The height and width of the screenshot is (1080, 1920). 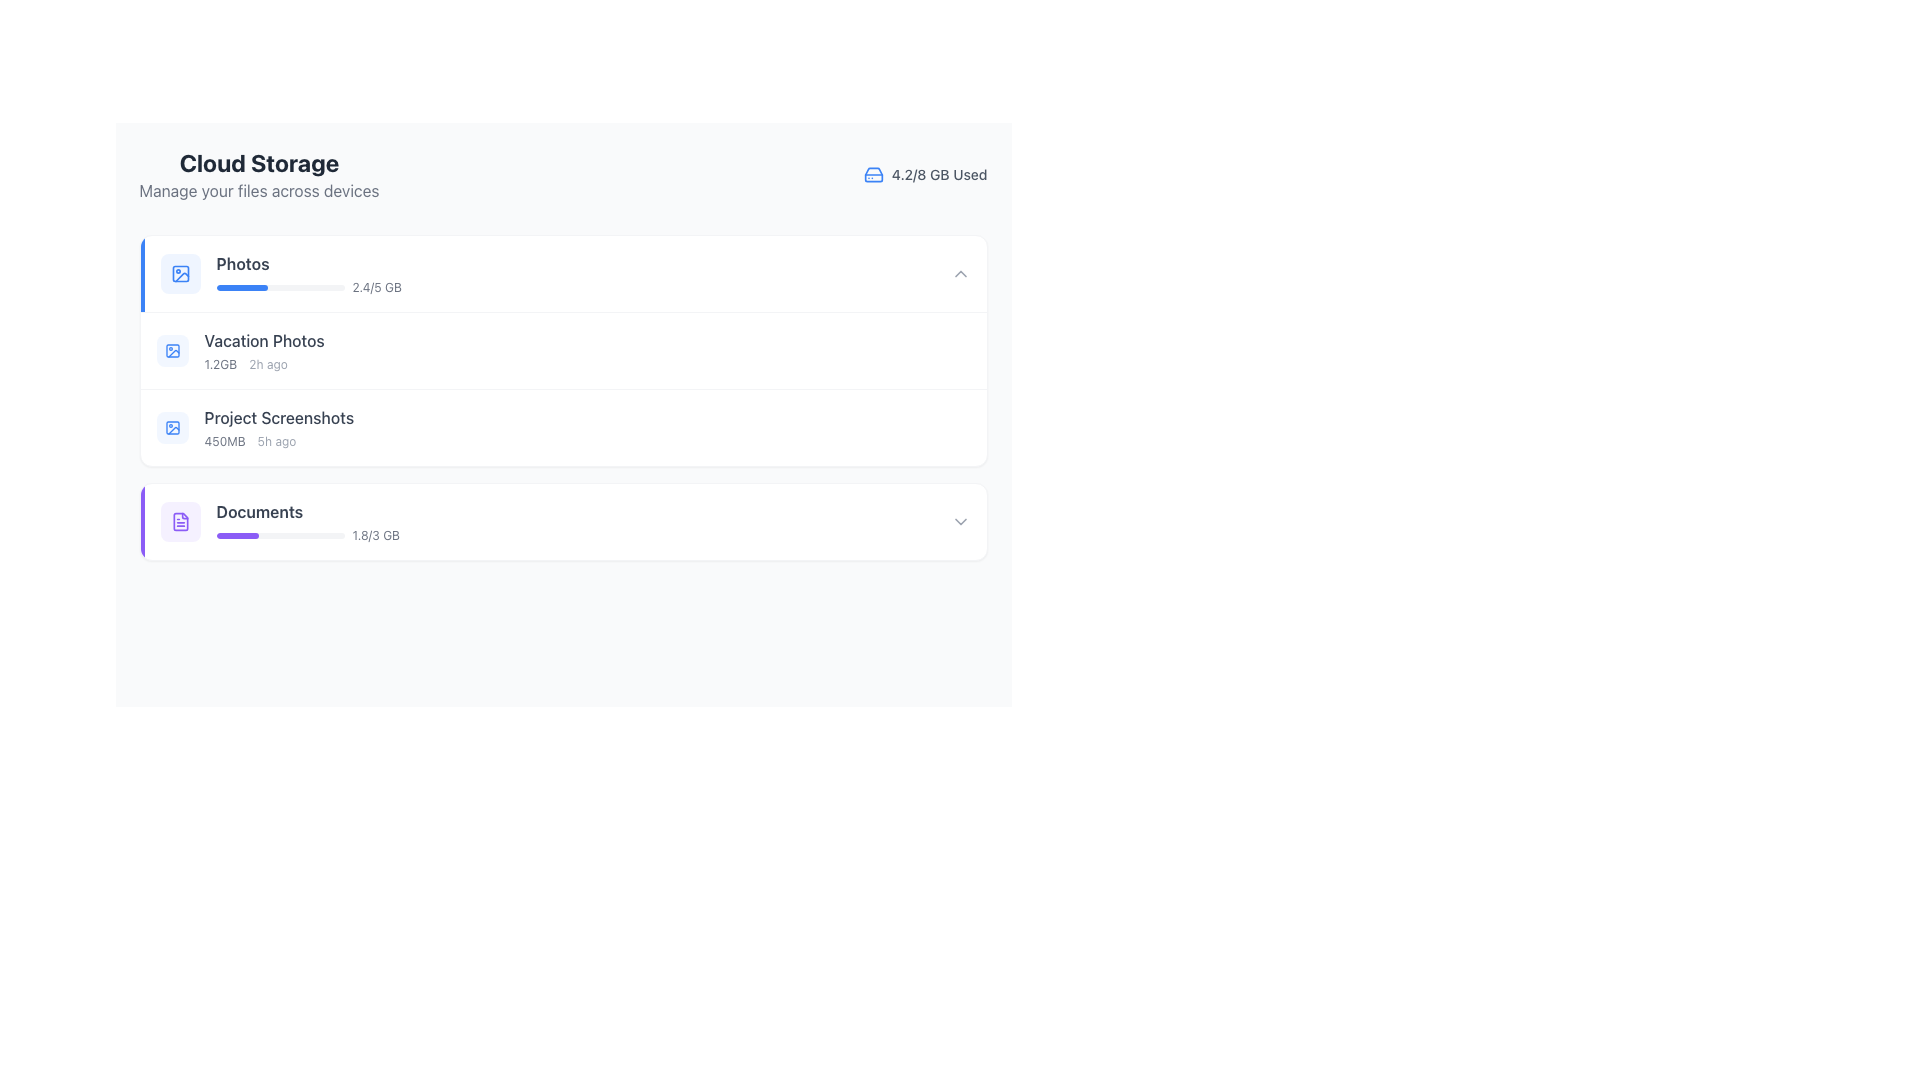 I want to click on the text block labeled 'Cloud Storage', which is a larger bold header in dark gray, positioned in the upper-left section of the interface, so click(x=258, y=173).